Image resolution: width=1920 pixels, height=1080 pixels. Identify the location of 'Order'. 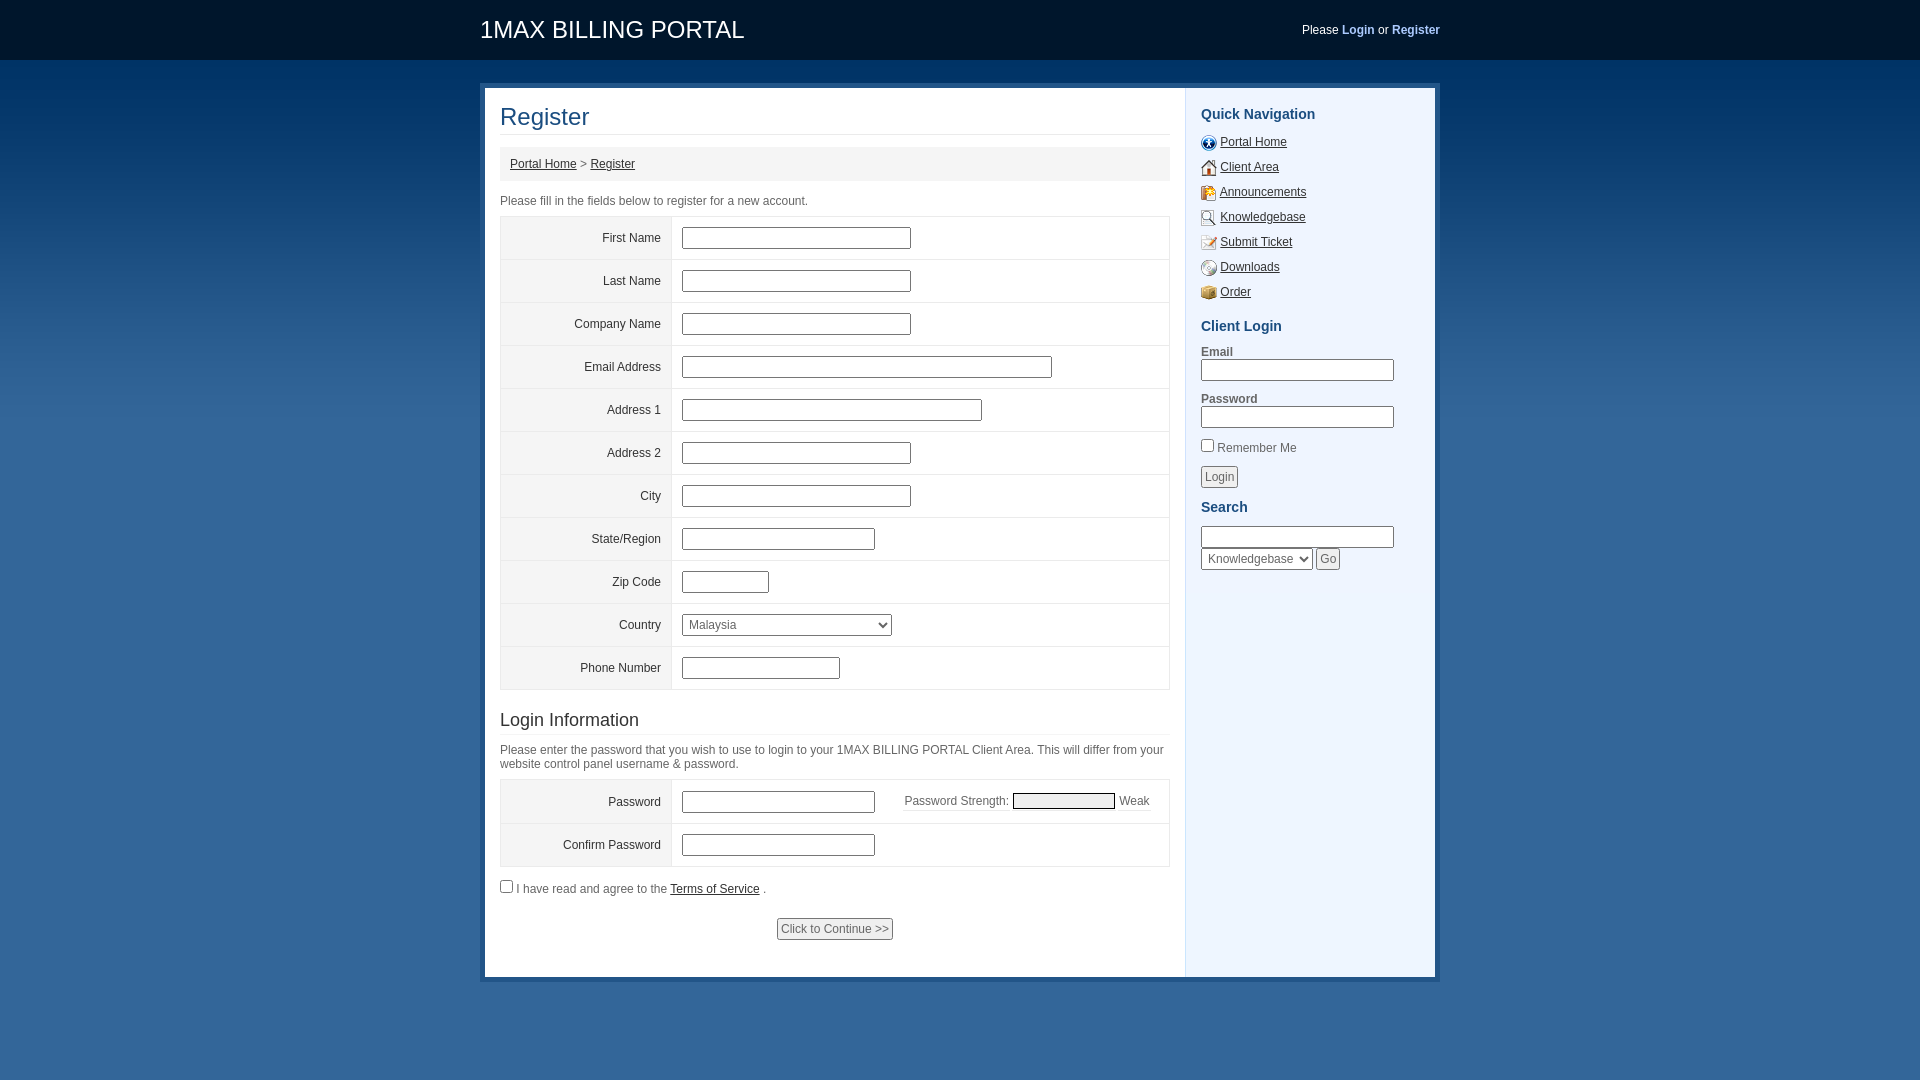
(1234, 292).